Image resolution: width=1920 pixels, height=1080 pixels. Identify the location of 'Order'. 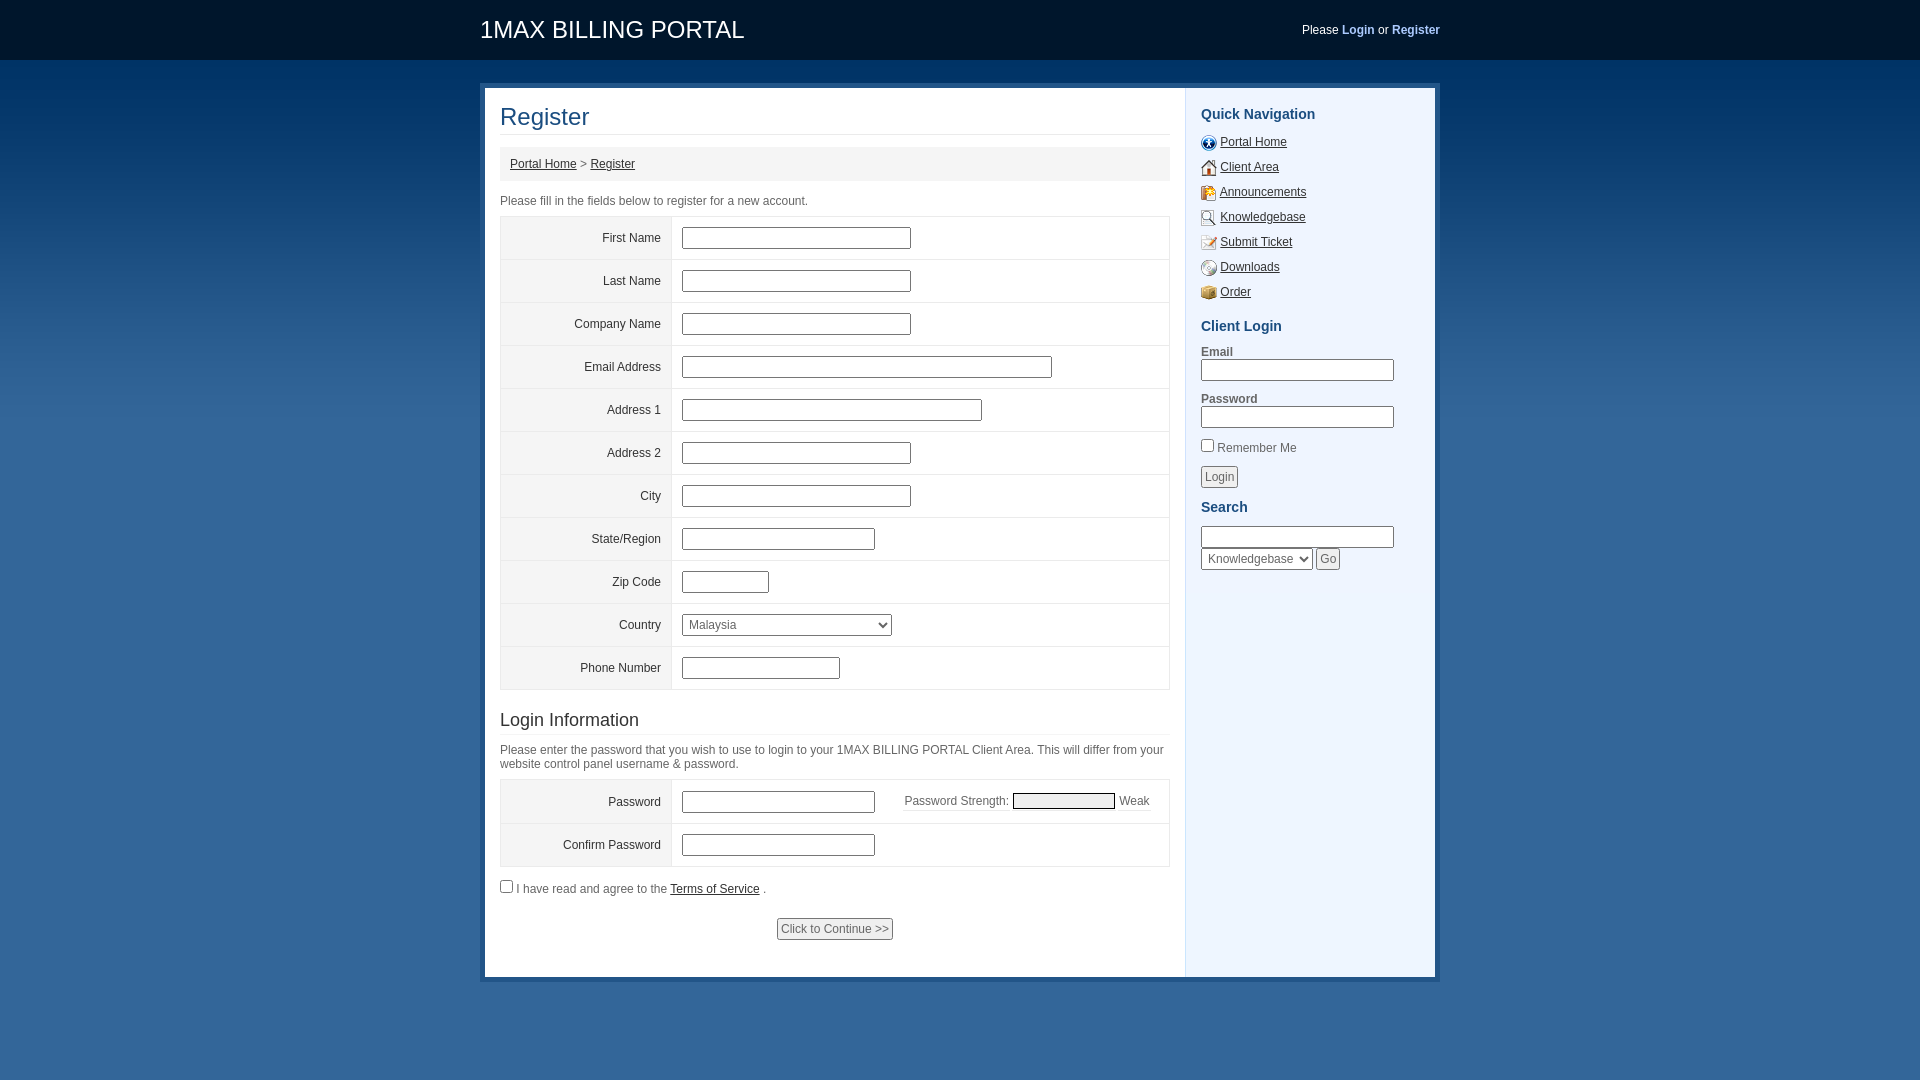
(1234, 292).